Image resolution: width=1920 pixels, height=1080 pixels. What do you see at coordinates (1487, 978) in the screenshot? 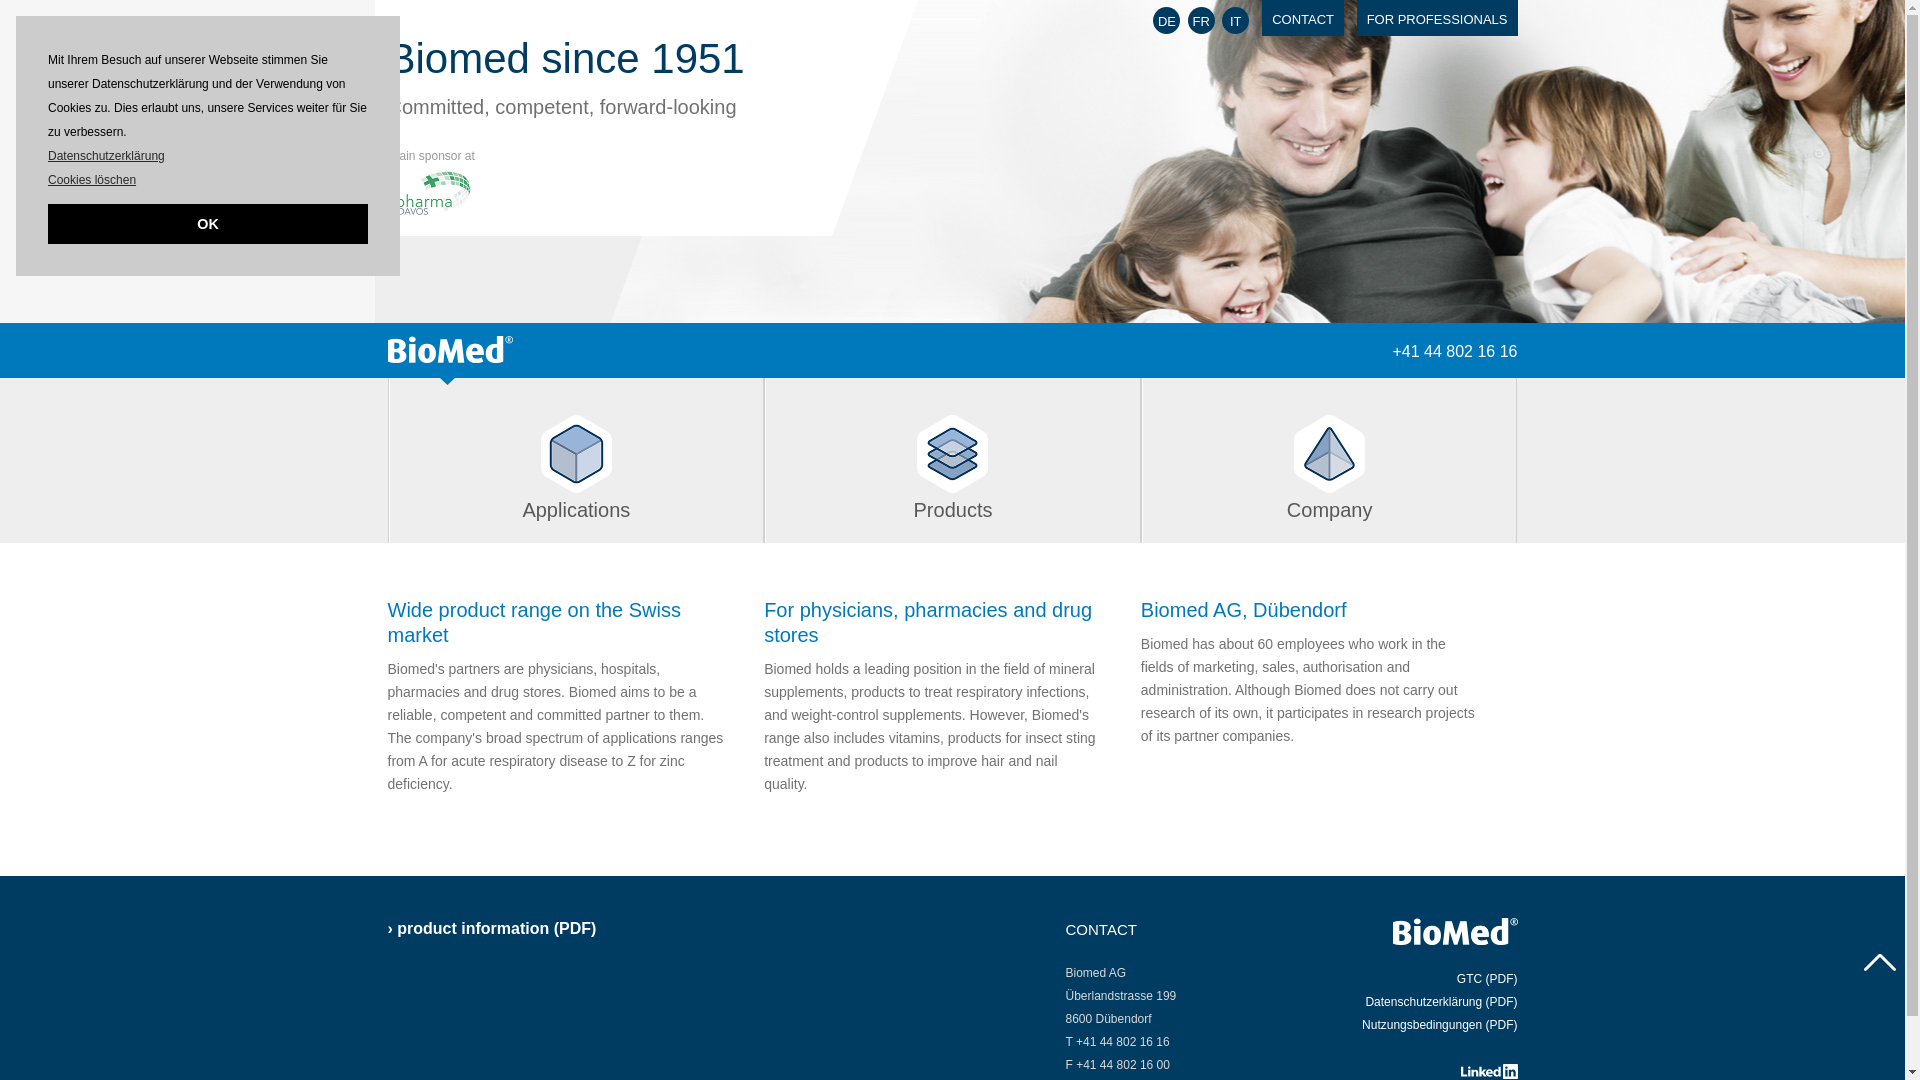
I see `'GTC (PDF)'` at bounding box center [1487, 978].